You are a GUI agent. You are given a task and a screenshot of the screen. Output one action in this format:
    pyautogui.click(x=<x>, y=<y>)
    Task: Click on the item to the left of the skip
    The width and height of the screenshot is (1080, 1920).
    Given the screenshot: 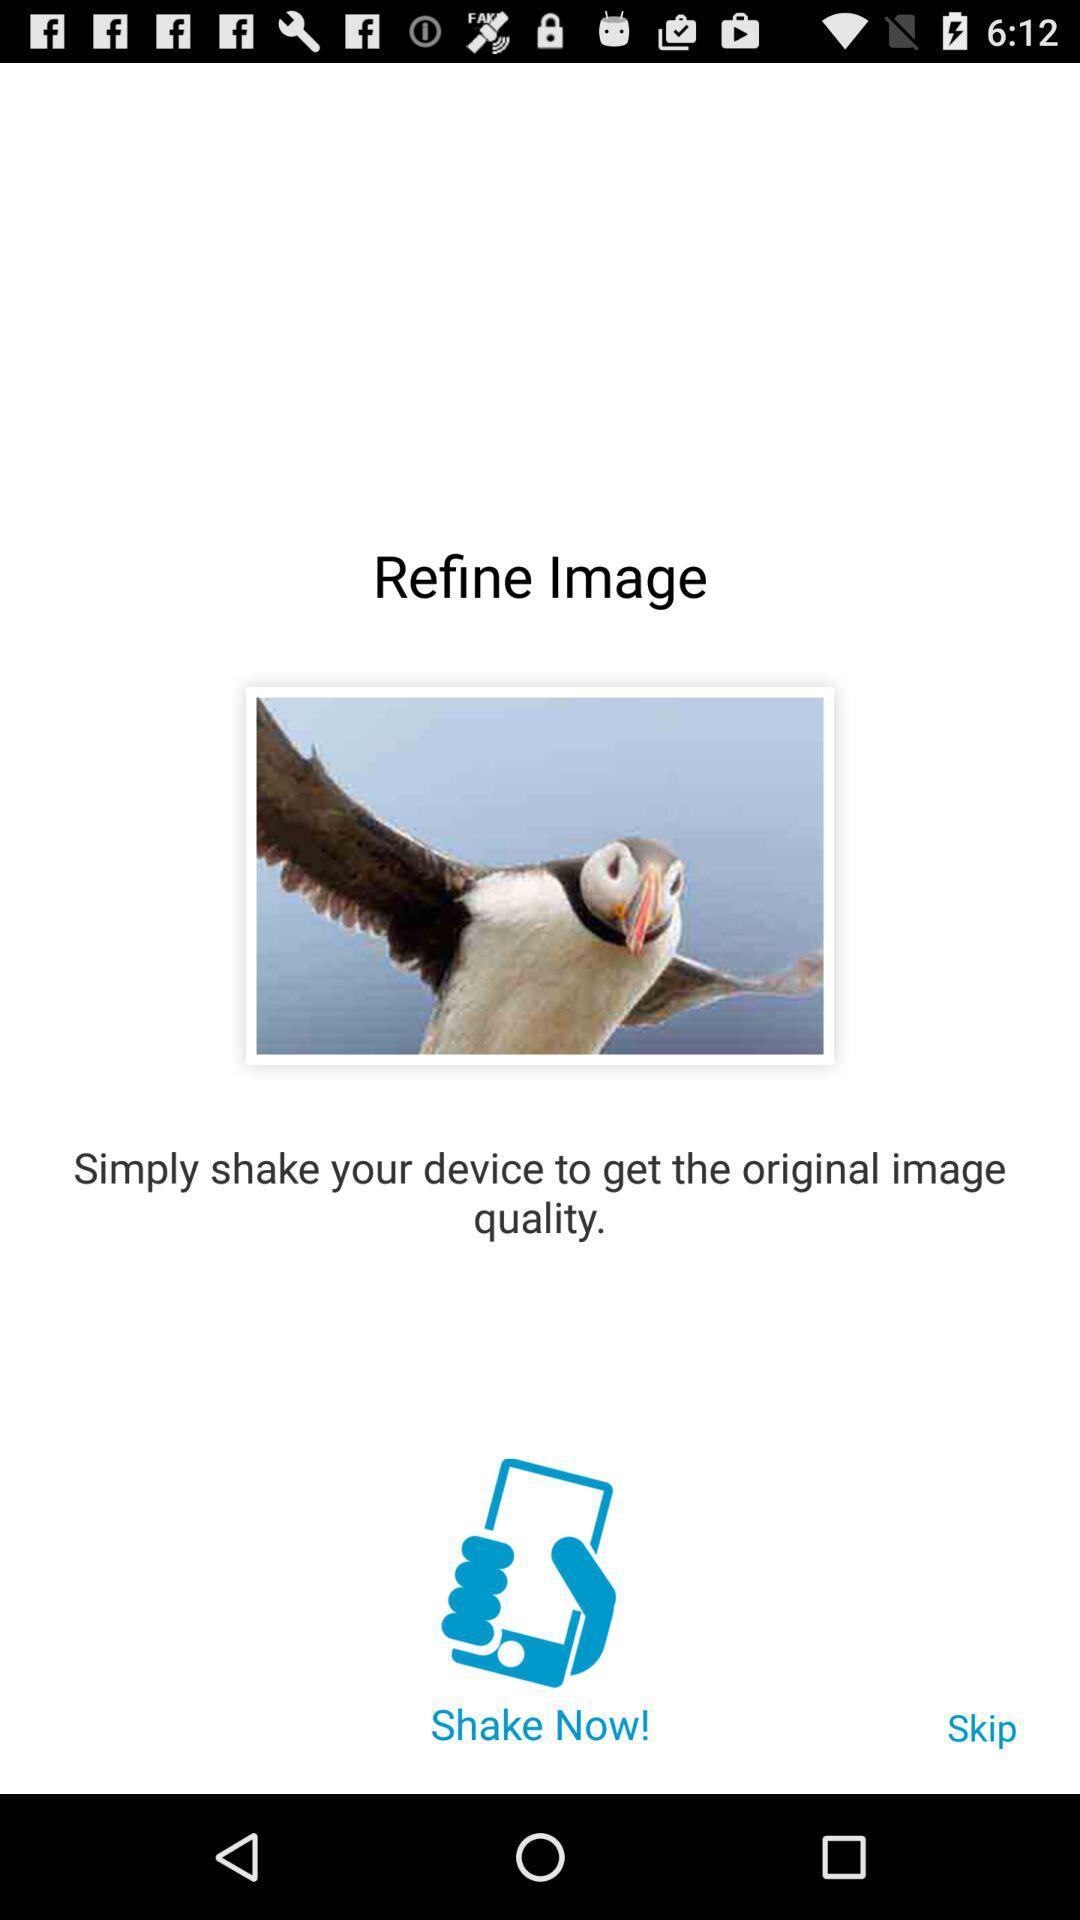 What is the action you would take?
    pyautogui.click(x=538, y=1575)
    